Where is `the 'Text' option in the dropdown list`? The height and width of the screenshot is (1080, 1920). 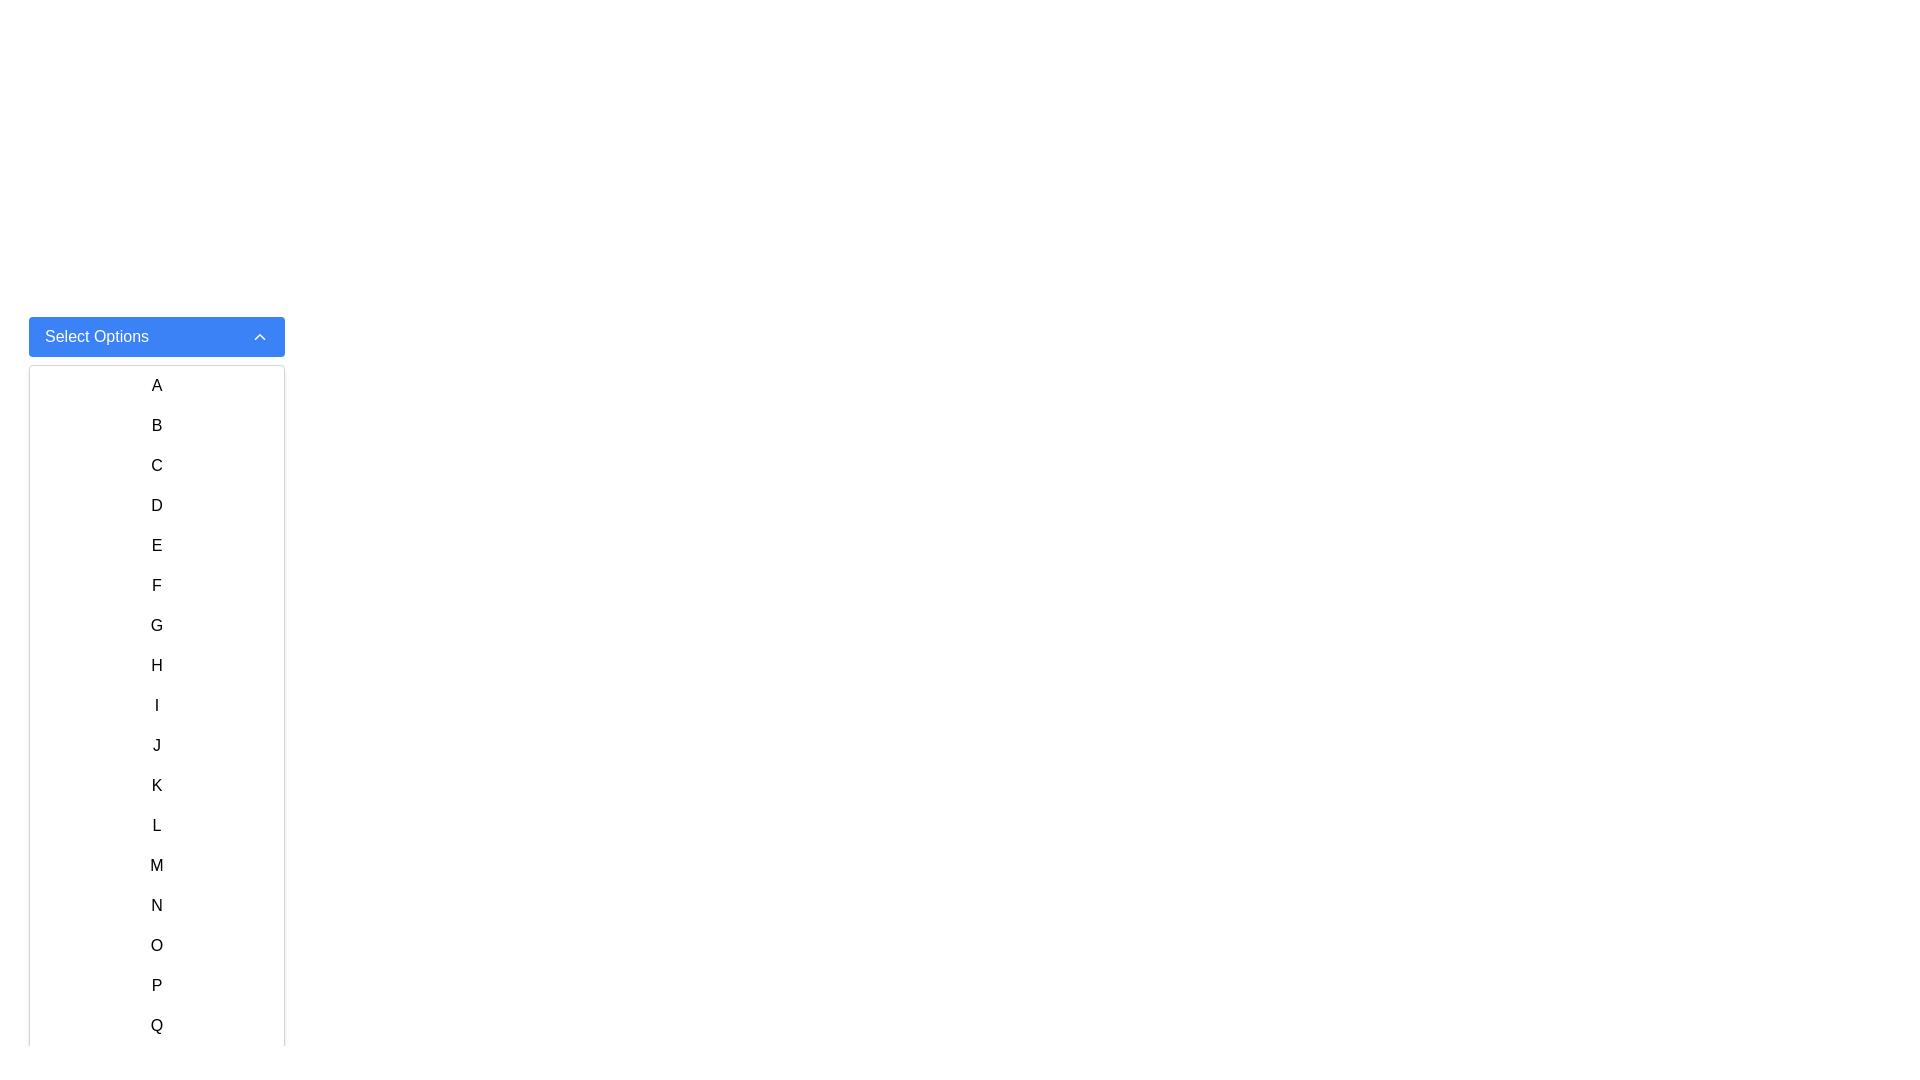 the 'Text' option in the dropdown list is located at coordinates (156, 424).